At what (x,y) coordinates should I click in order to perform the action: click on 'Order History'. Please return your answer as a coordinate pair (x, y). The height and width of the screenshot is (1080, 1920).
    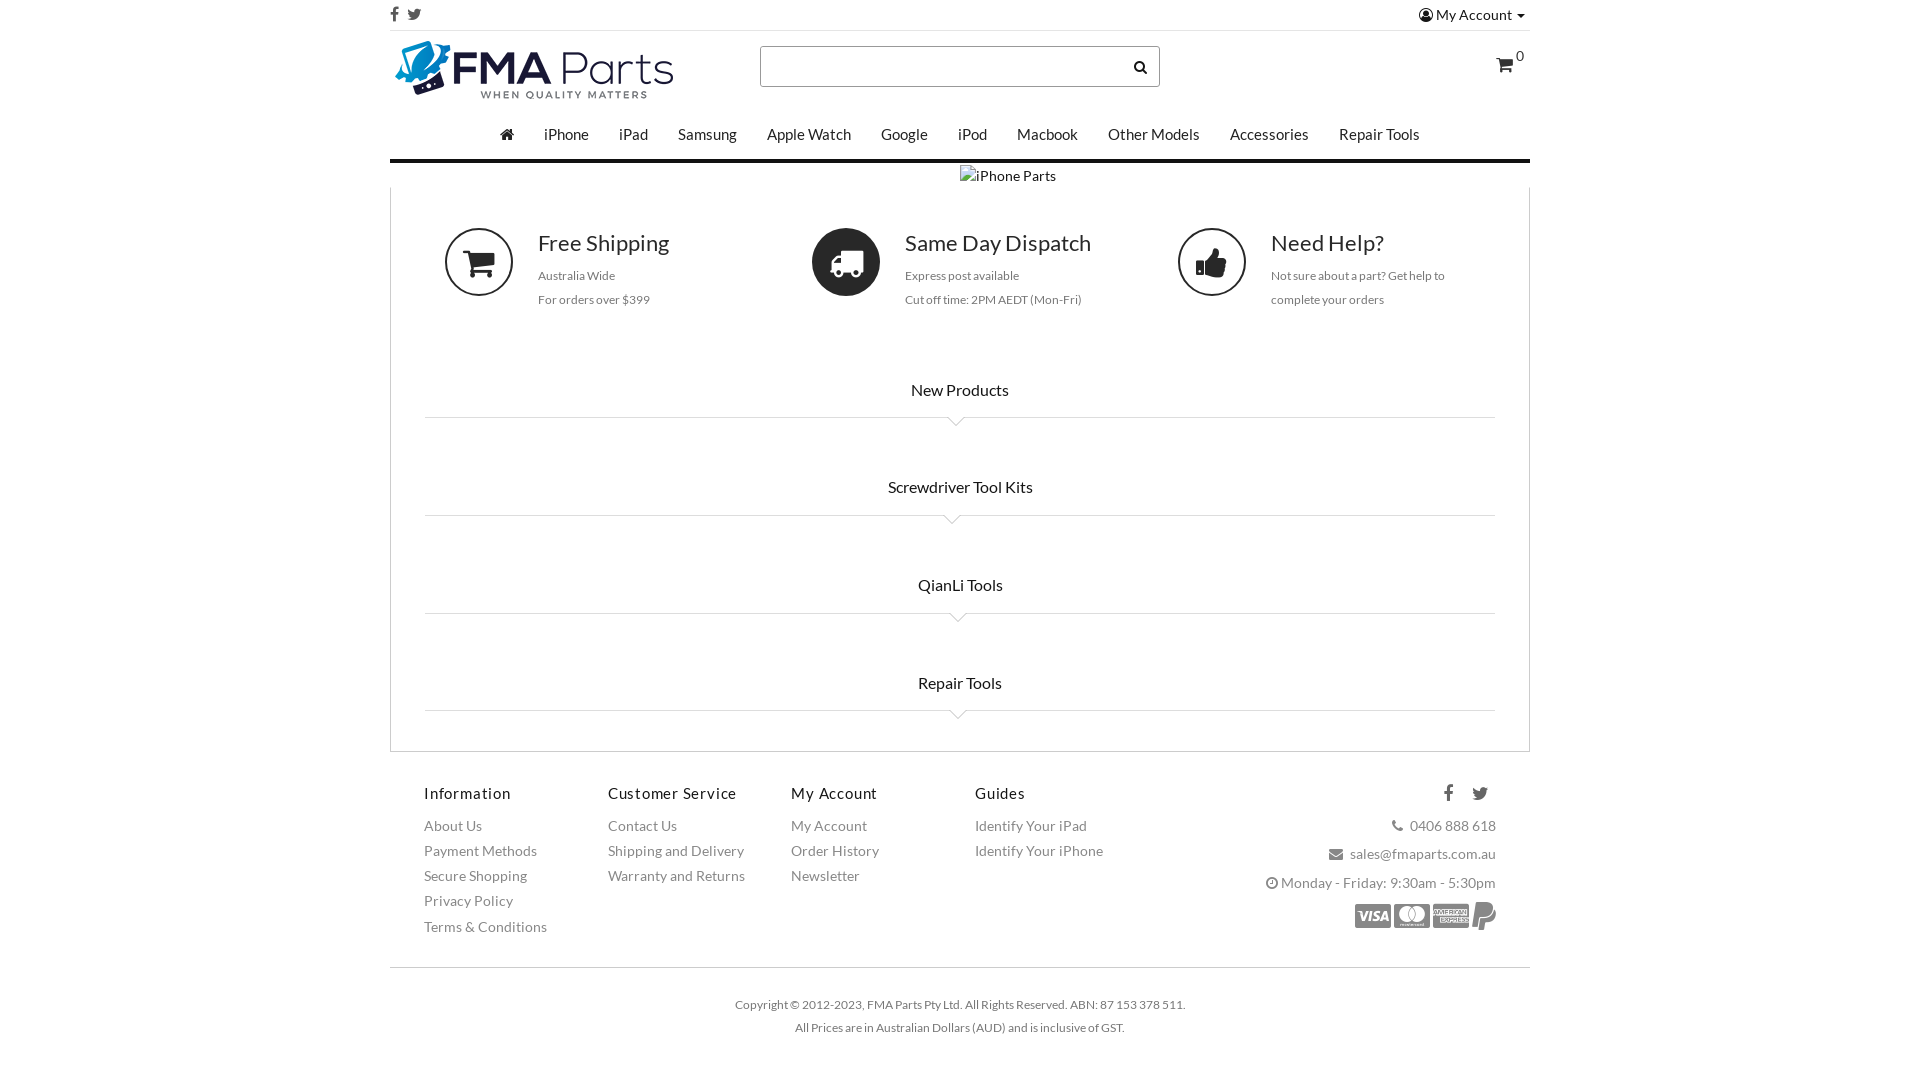
    Looking at the image, I should click on (835, 850).